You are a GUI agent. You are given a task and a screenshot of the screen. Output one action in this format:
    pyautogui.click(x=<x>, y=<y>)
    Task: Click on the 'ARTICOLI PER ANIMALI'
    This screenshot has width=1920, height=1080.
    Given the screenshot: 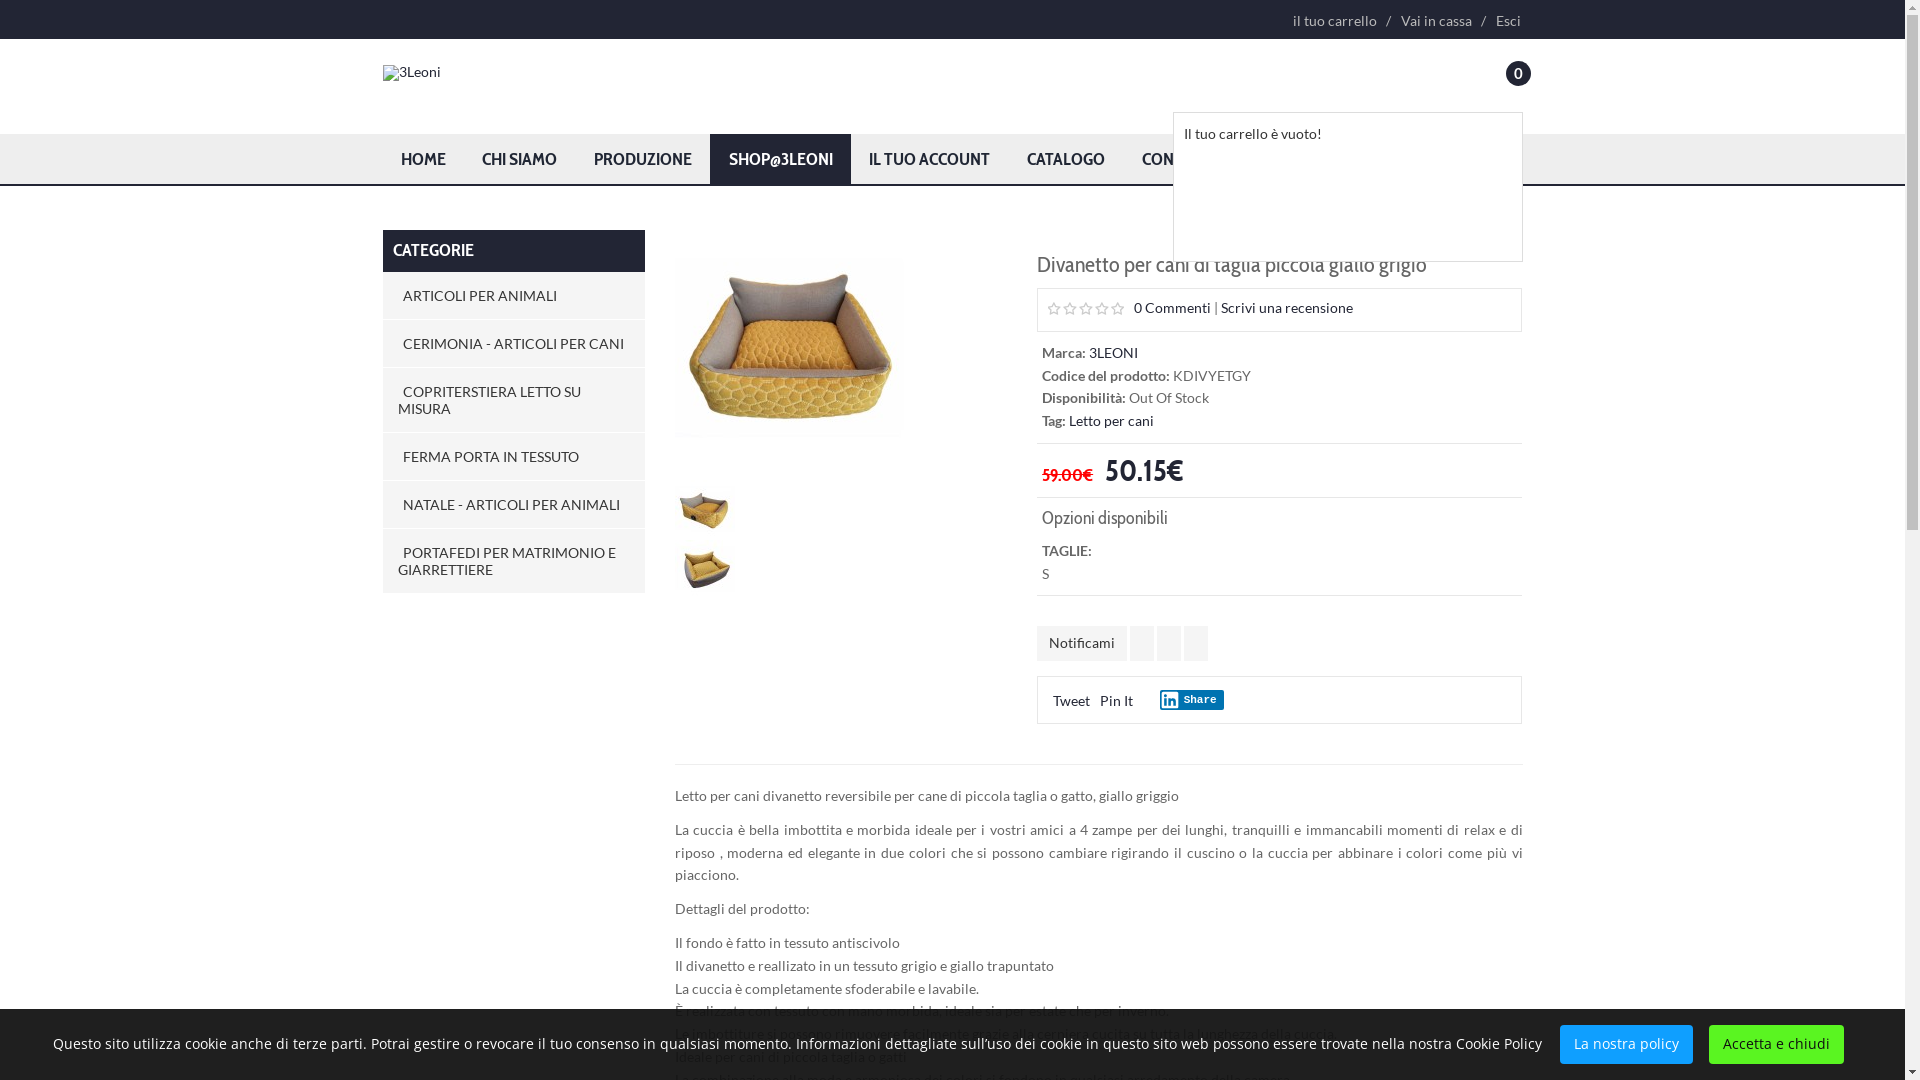 What is the action you would take?
    pyautogui.click(x=513, y=295)
    